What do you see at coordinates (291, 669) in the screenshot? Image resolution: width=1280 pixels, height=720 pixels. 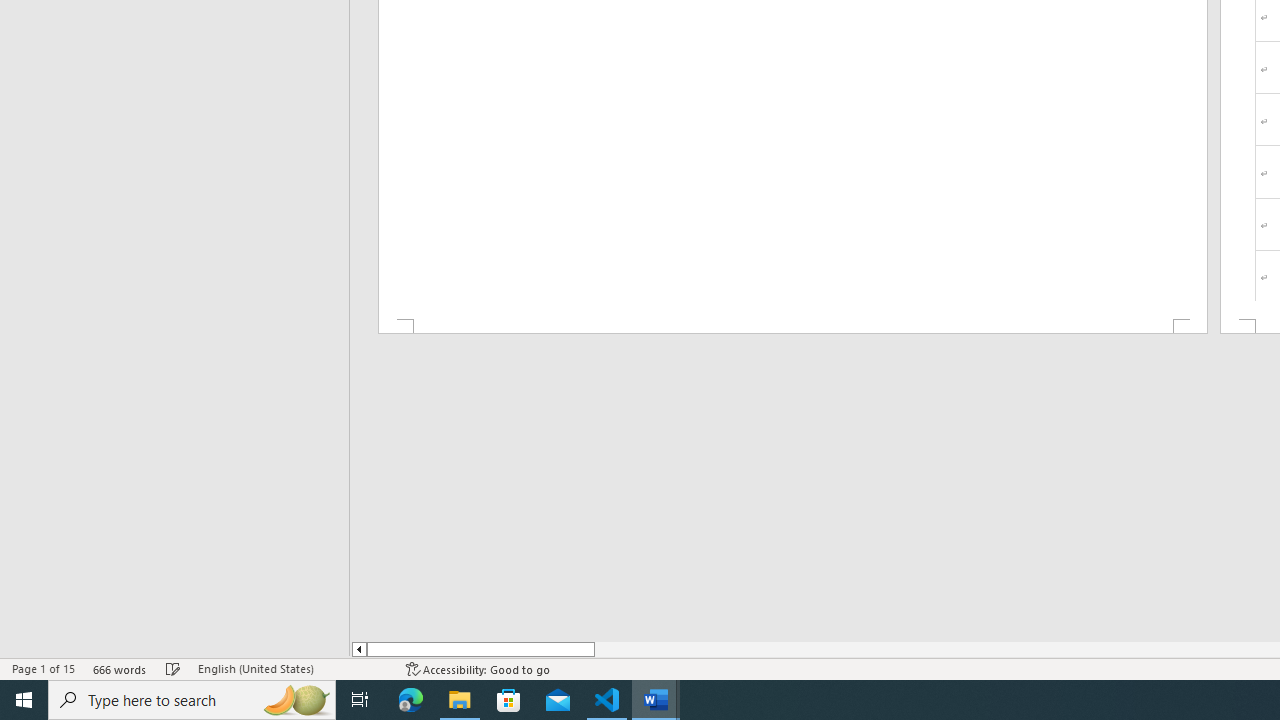 I see `'Language English (United States)'` at bounding box center [291, 669].